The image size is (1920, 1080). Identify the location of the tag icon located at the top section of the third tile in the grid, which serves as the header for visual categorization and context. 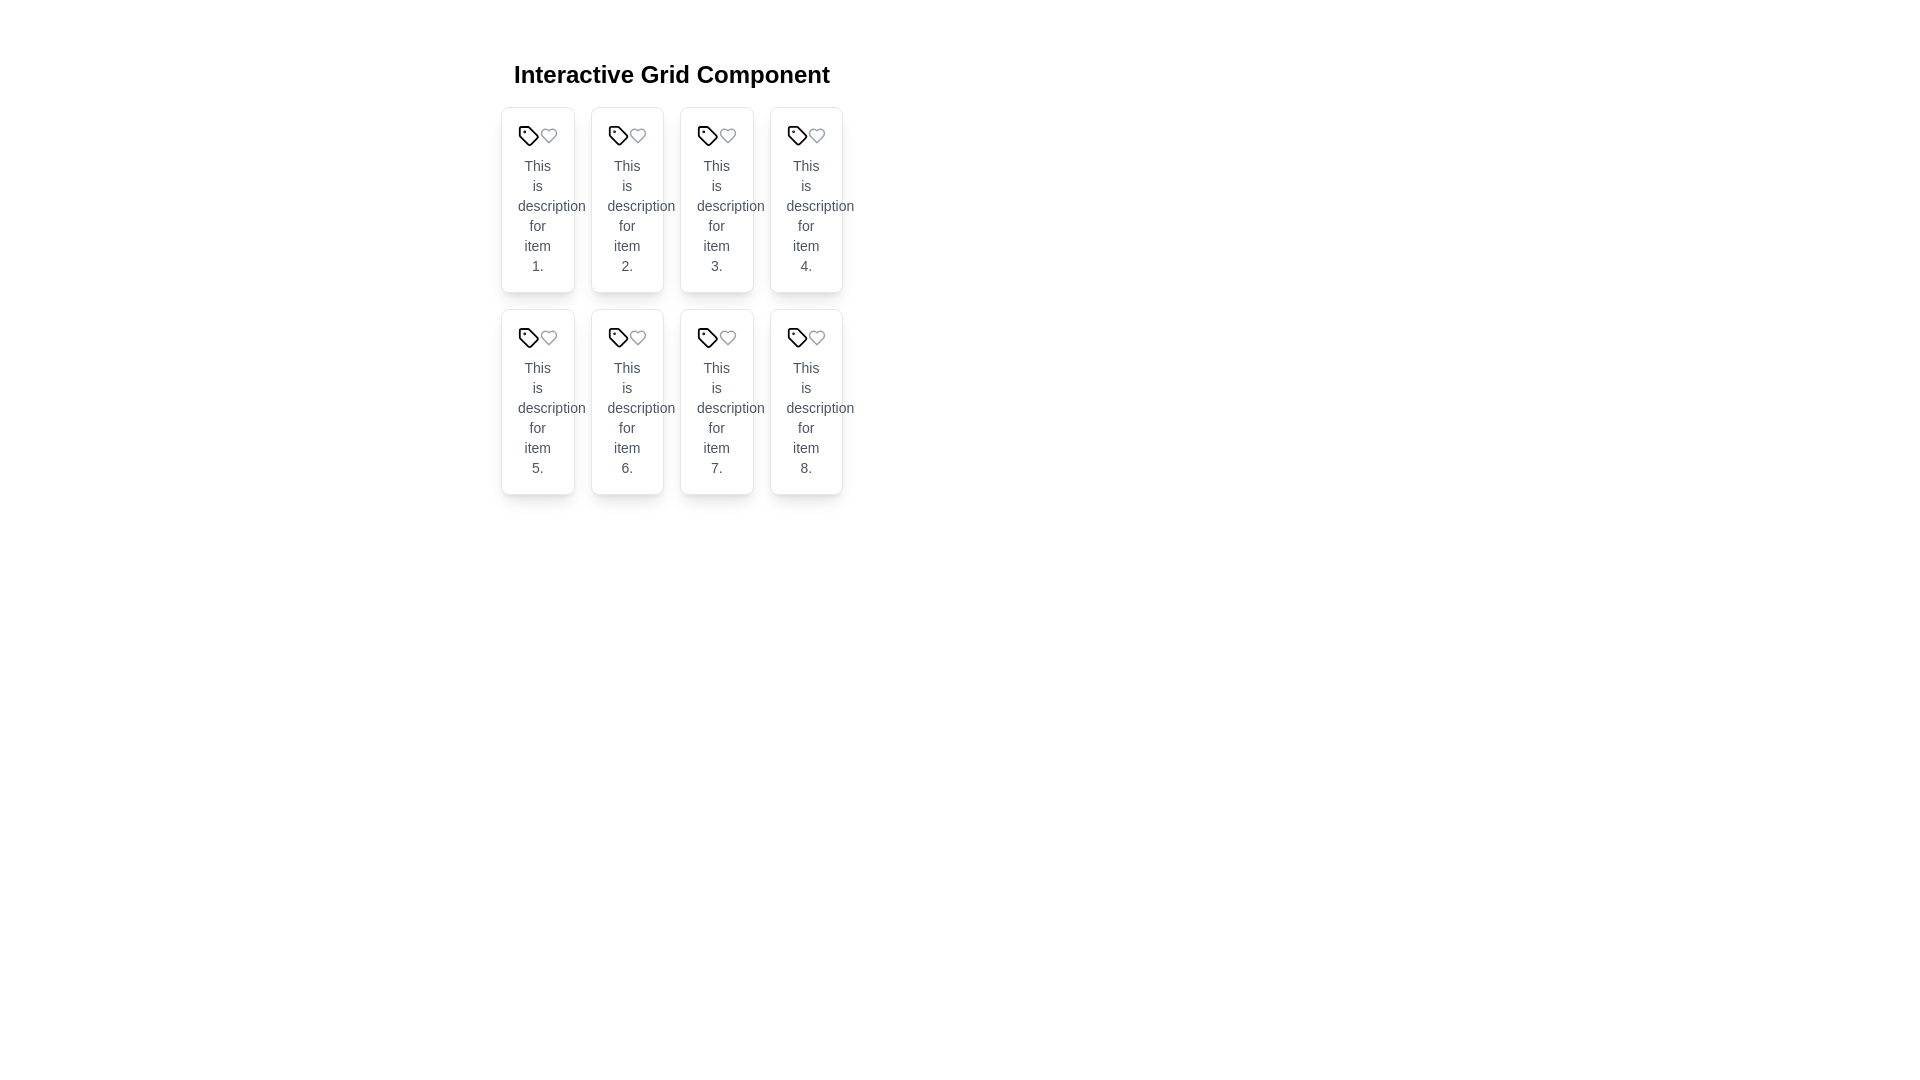
(716, 135).